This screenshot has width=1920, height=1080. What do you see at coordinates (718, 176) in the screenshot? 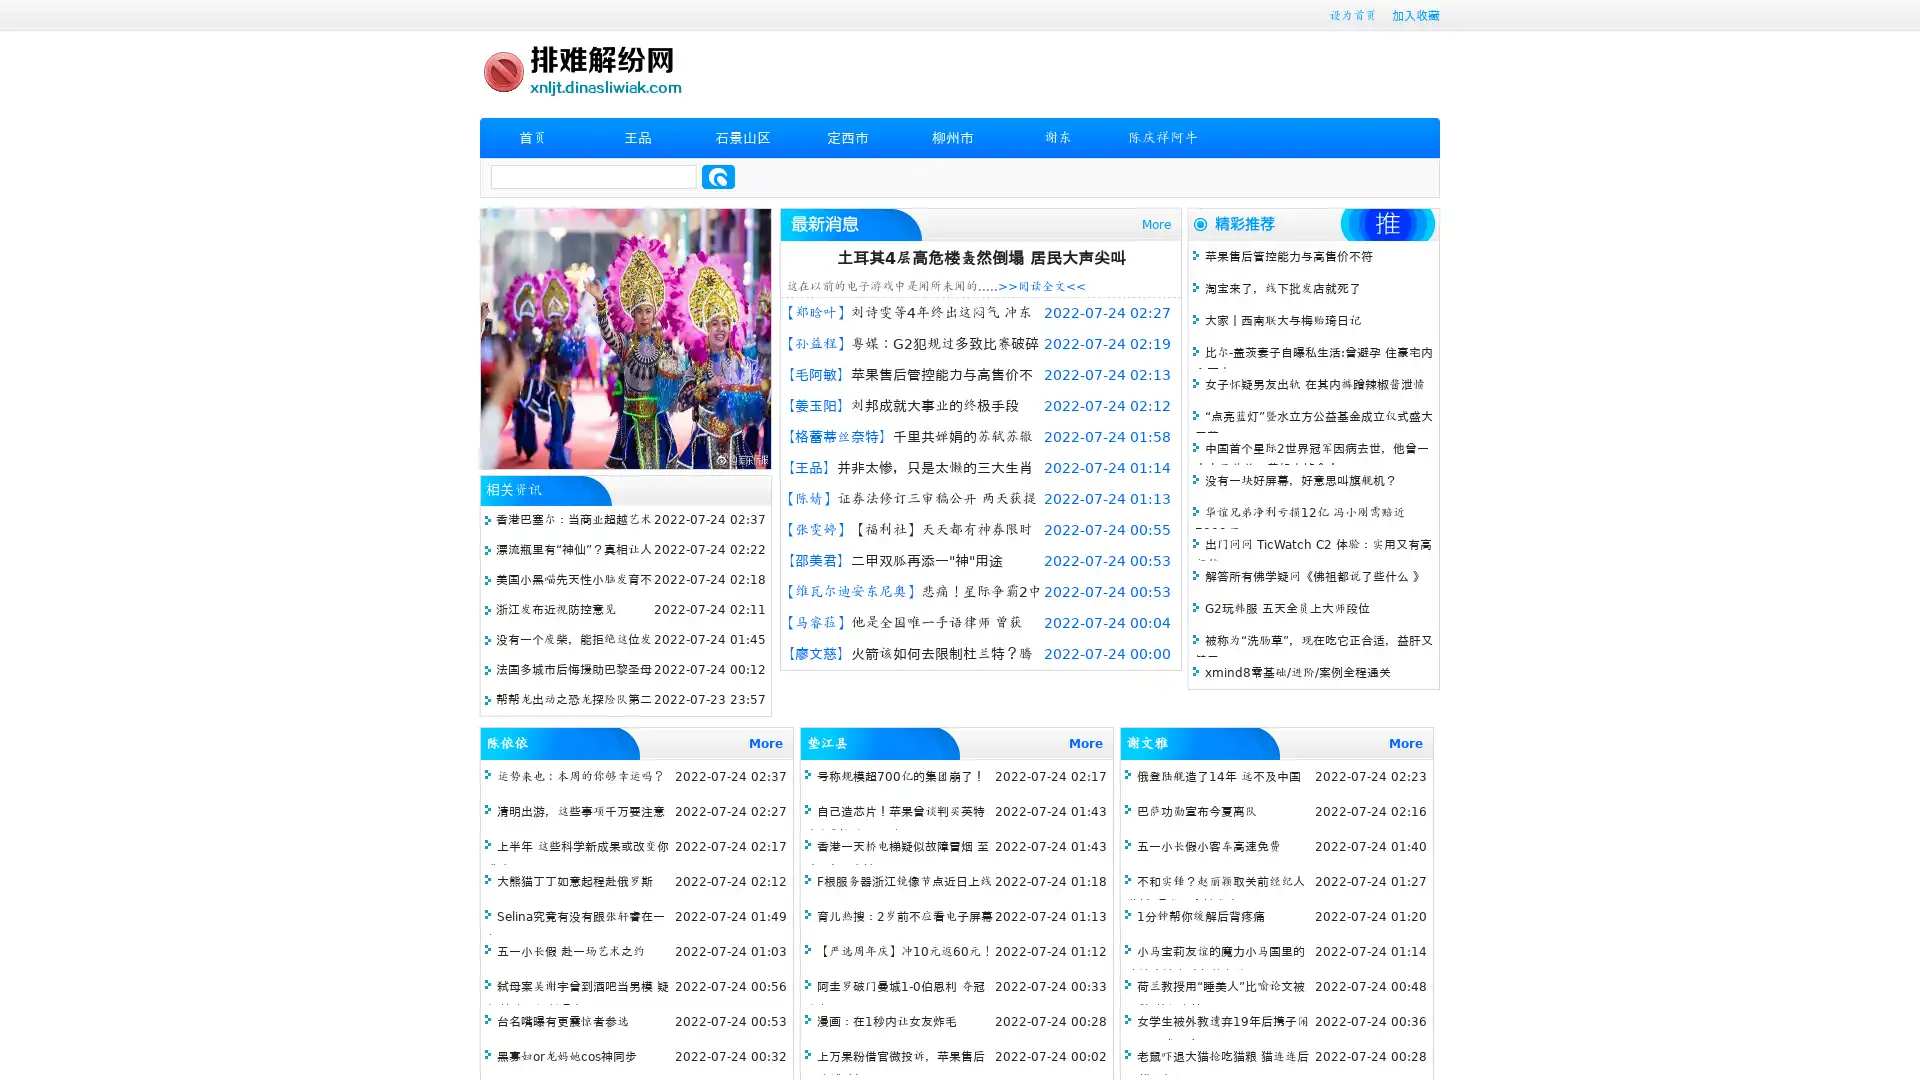
I see `Search` at bounding box center [718, 176].